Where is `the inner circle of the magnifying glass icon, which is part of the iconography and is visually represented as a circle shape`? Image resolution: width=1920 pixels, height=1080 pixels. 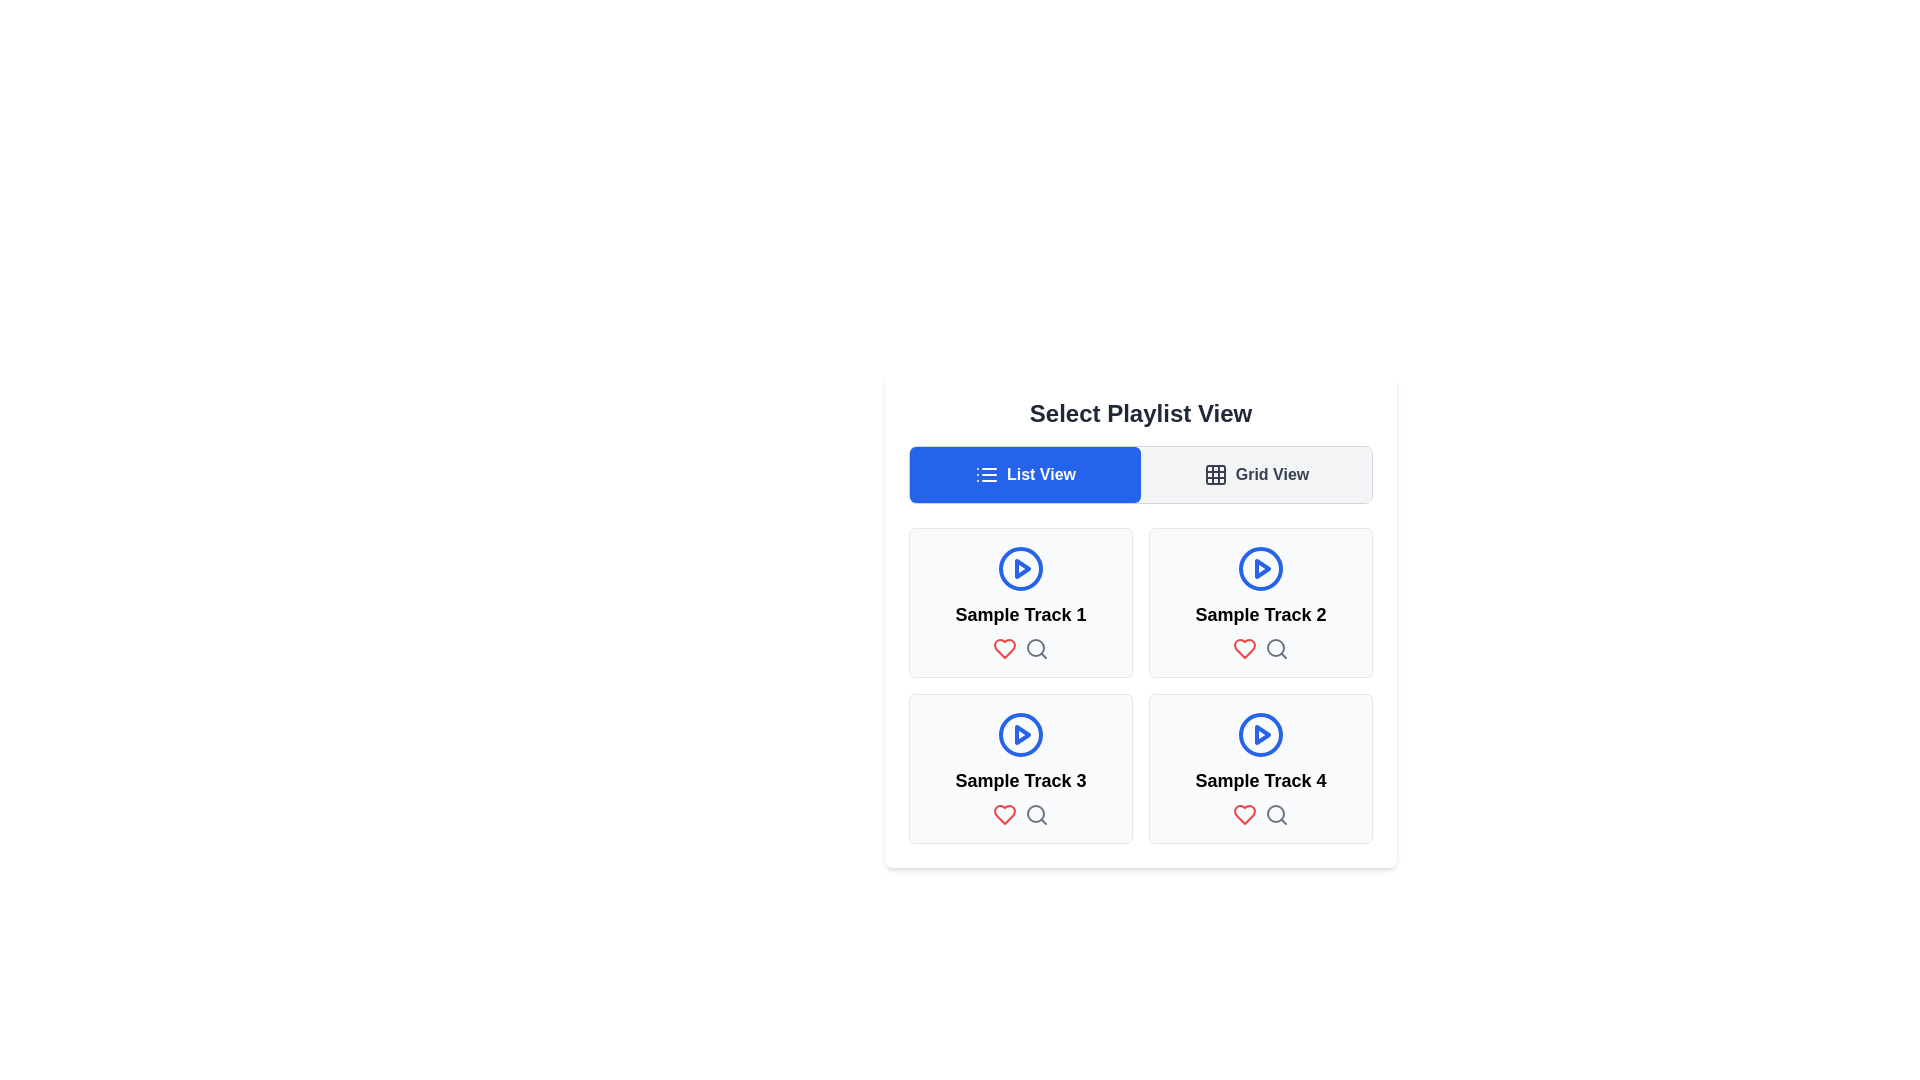
the inner circle of the magnifying glass icon, which is part of the iconography and is visually represented as a circle shape is located at coordinates (1275, 813).